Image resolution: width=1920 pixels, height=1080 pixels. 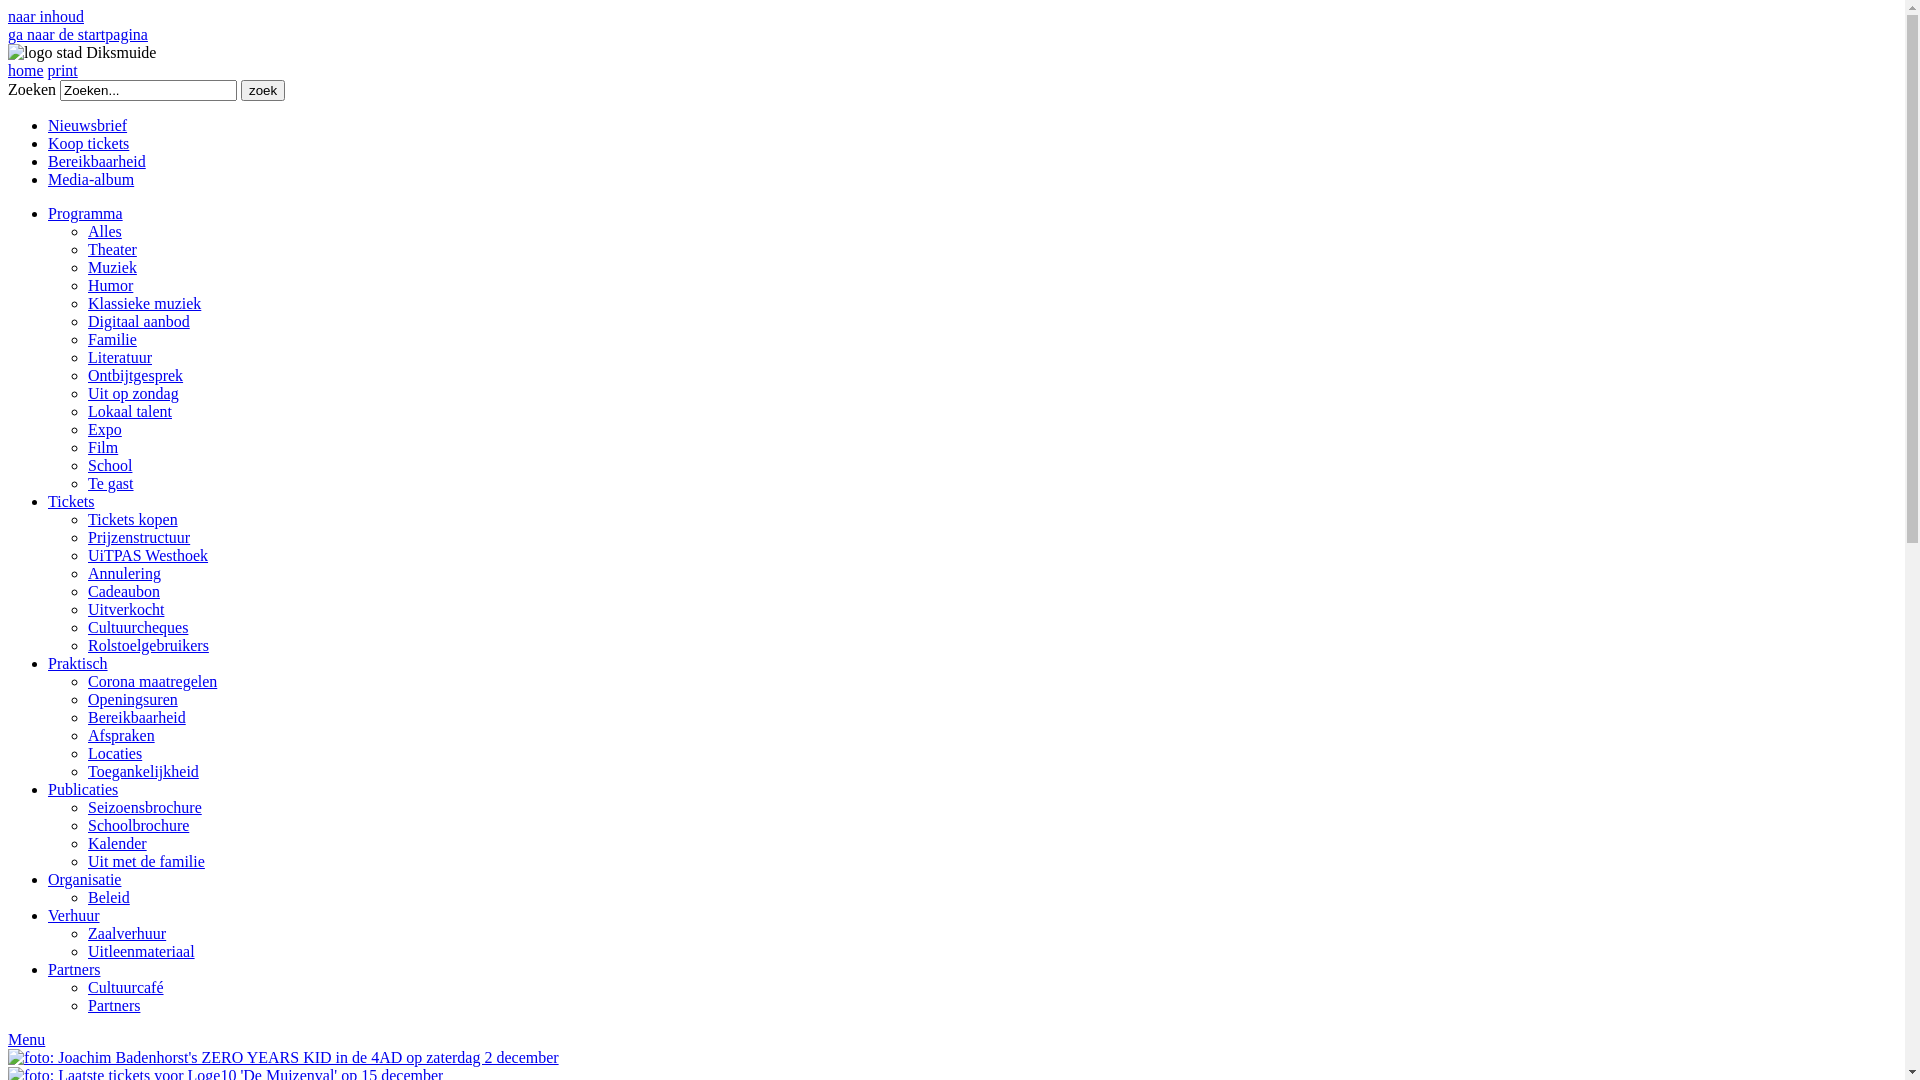 I want to click on 'Literatuur', so click(x=119, y=356).